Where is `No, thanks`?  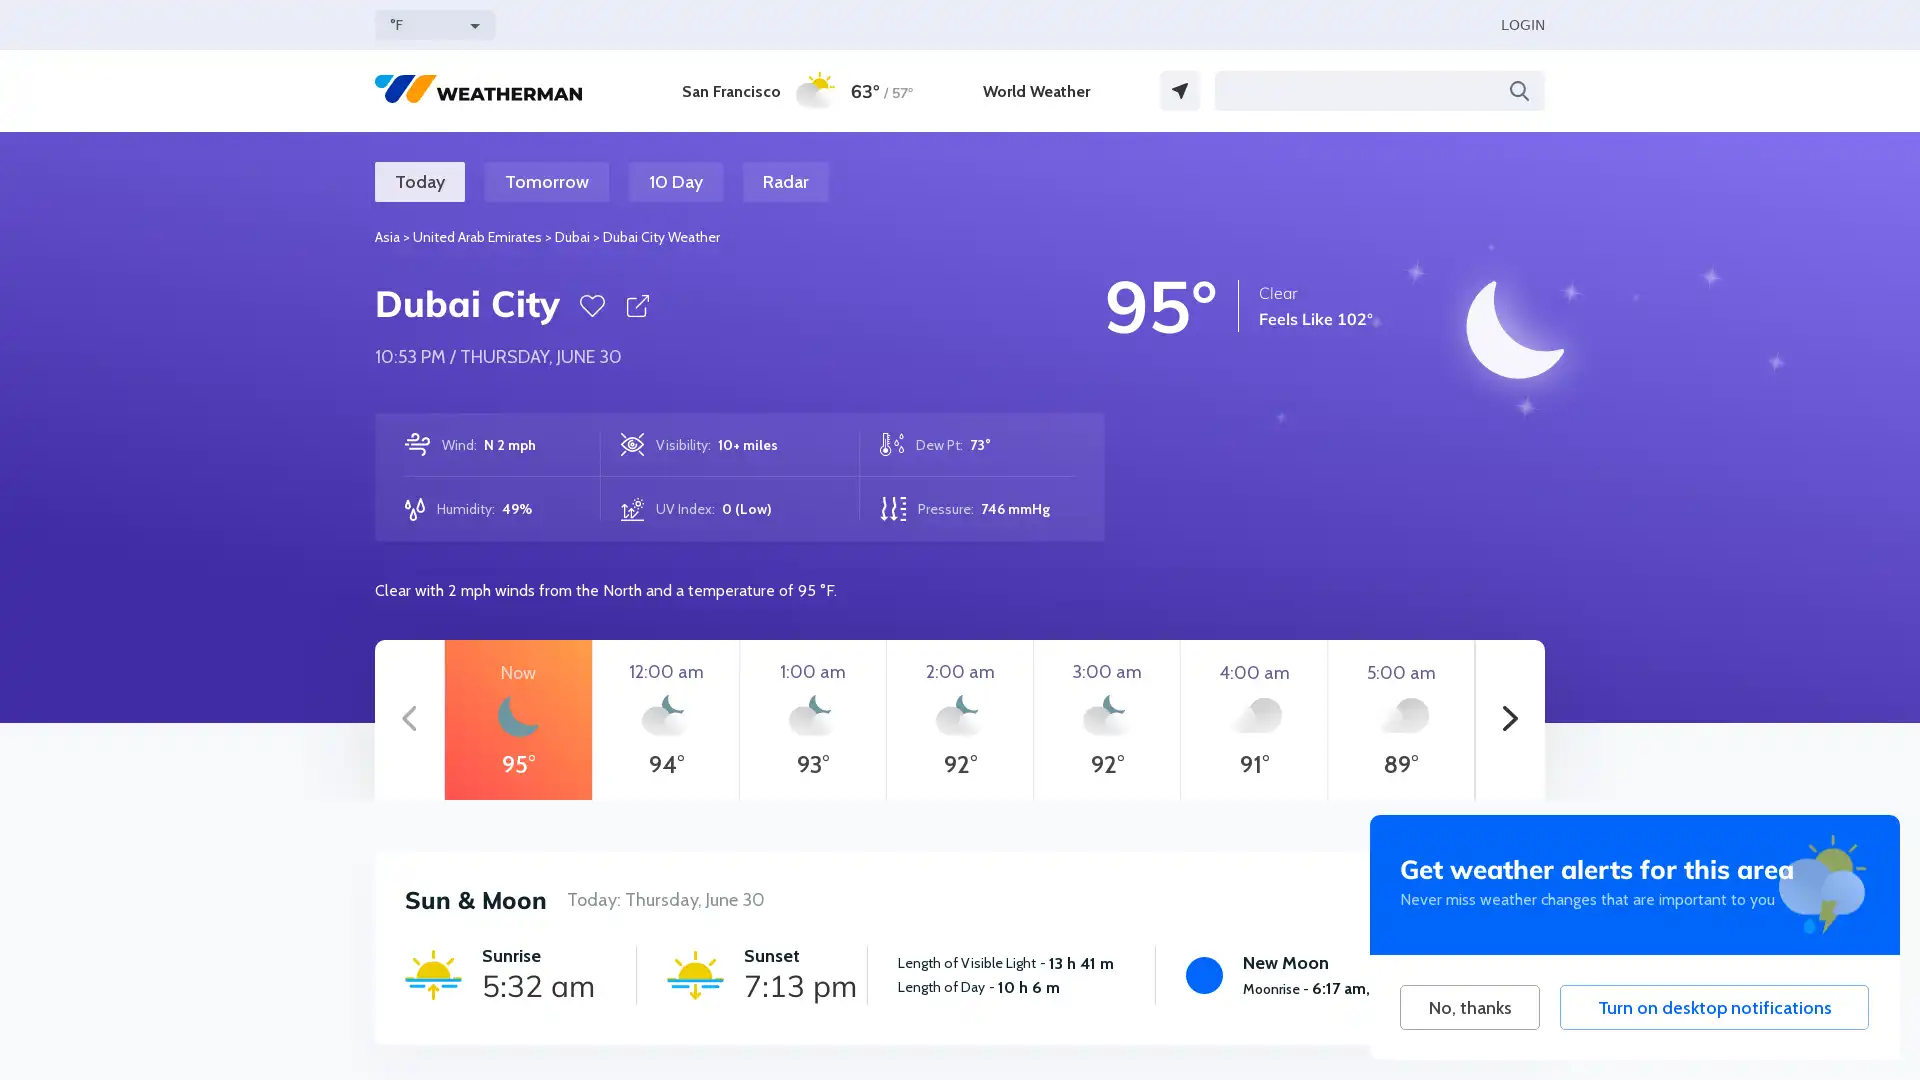
No, thanks is located at coordinates (1469, 1007).